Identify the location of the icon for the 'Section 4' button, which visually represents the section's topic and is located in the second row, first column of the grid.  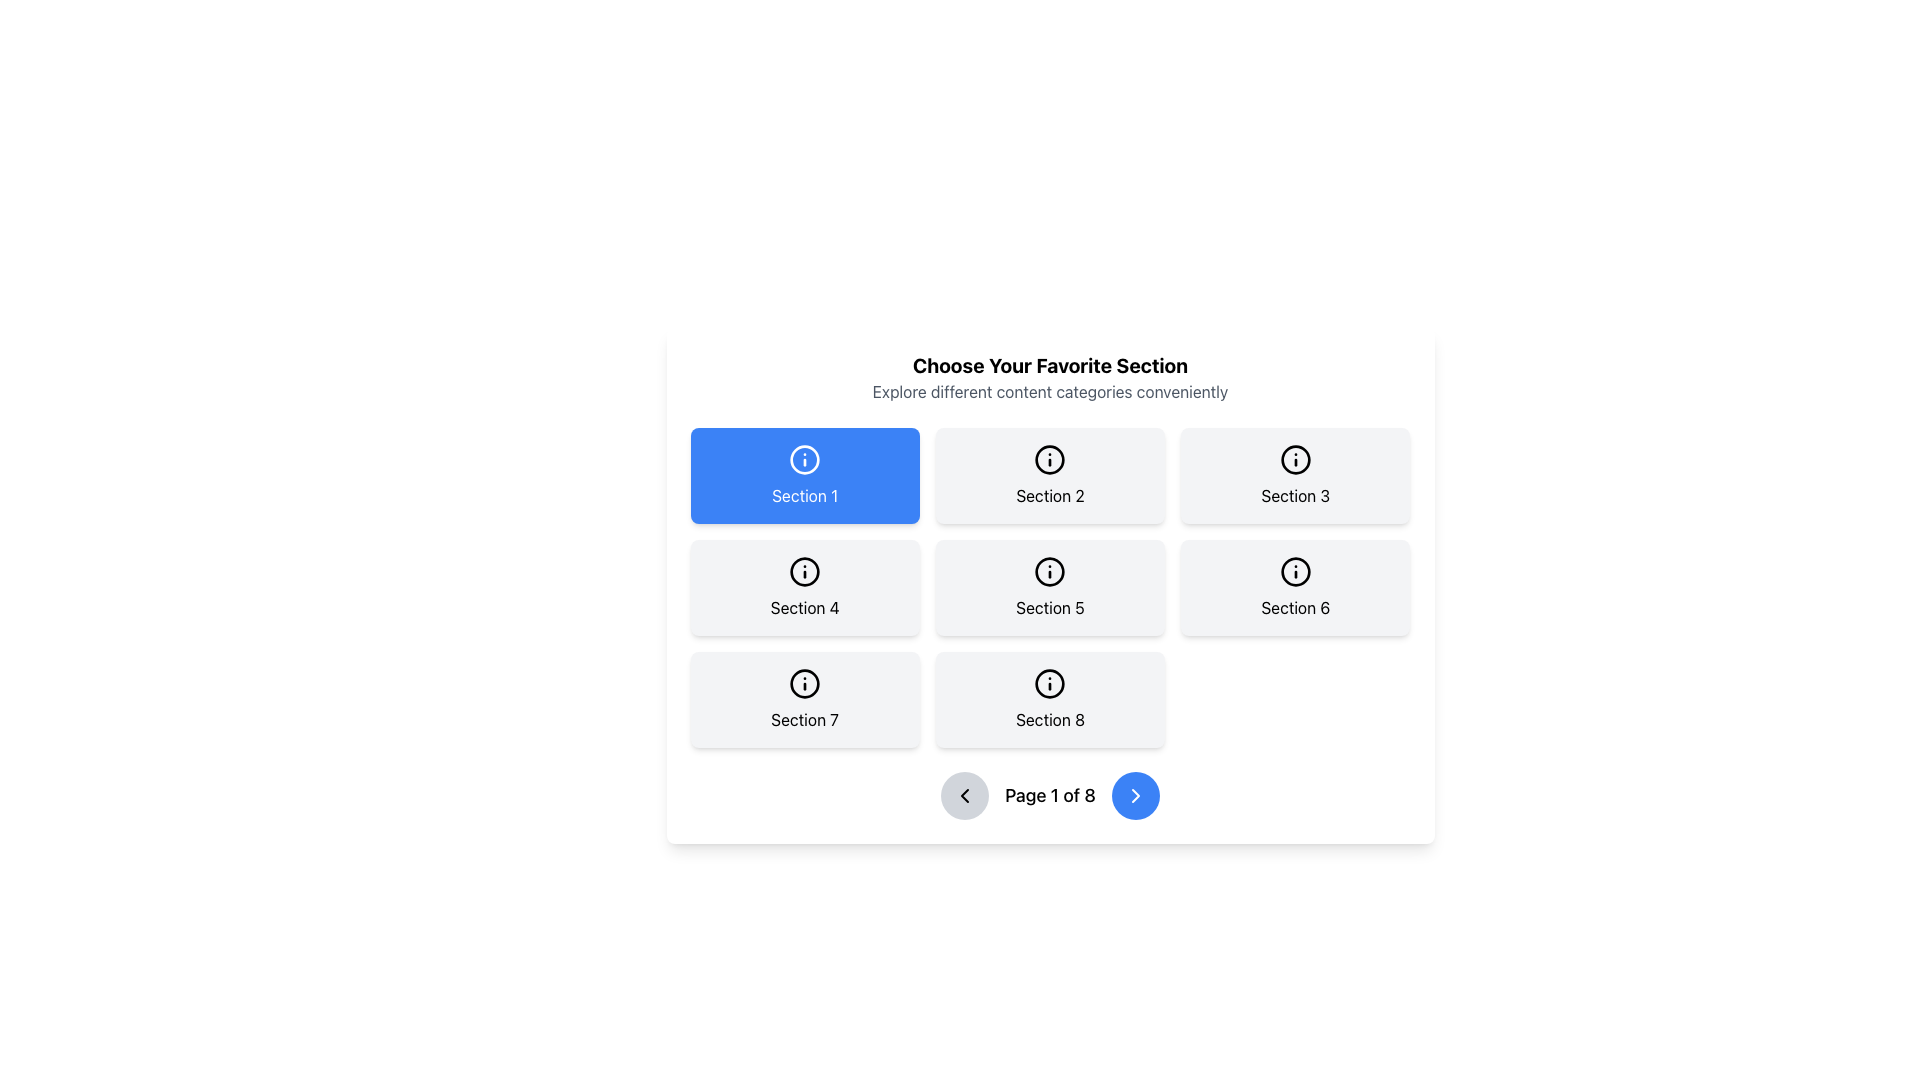
(805, 571).